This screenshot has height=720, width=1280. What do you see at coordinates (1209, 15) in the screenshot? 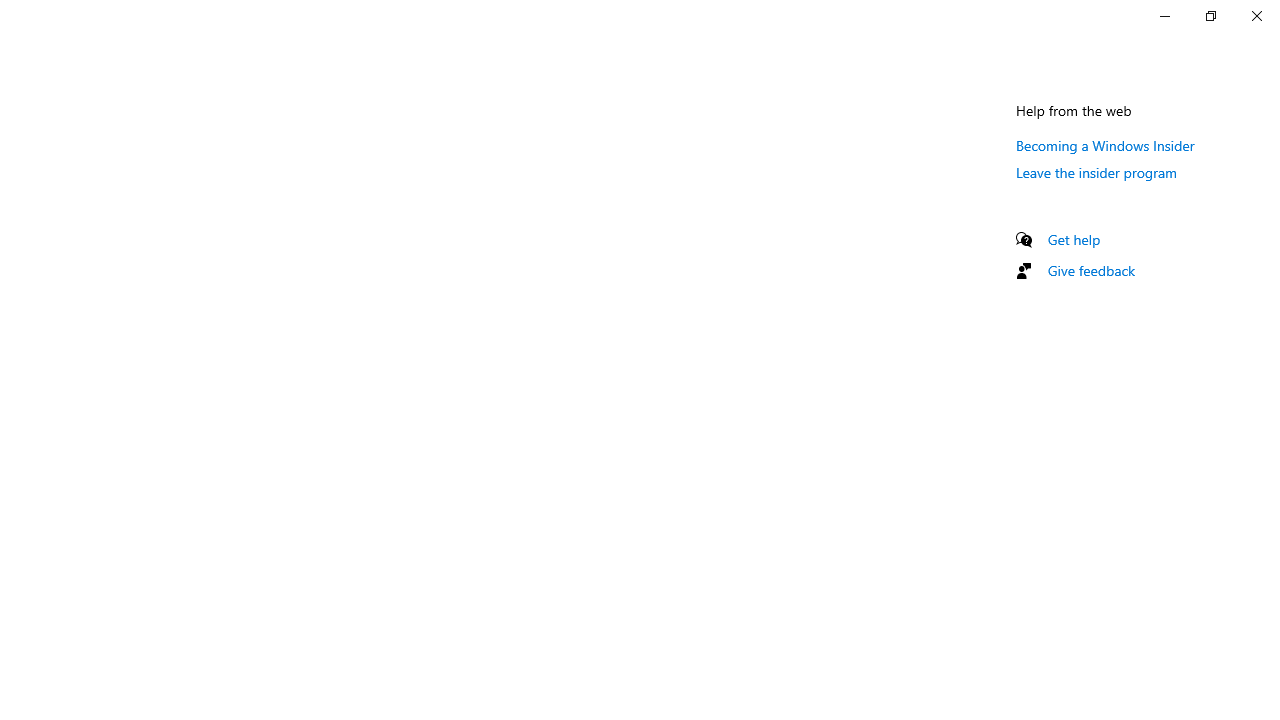
I see `'Restore Settings'` at bounding box center [1209, 15].